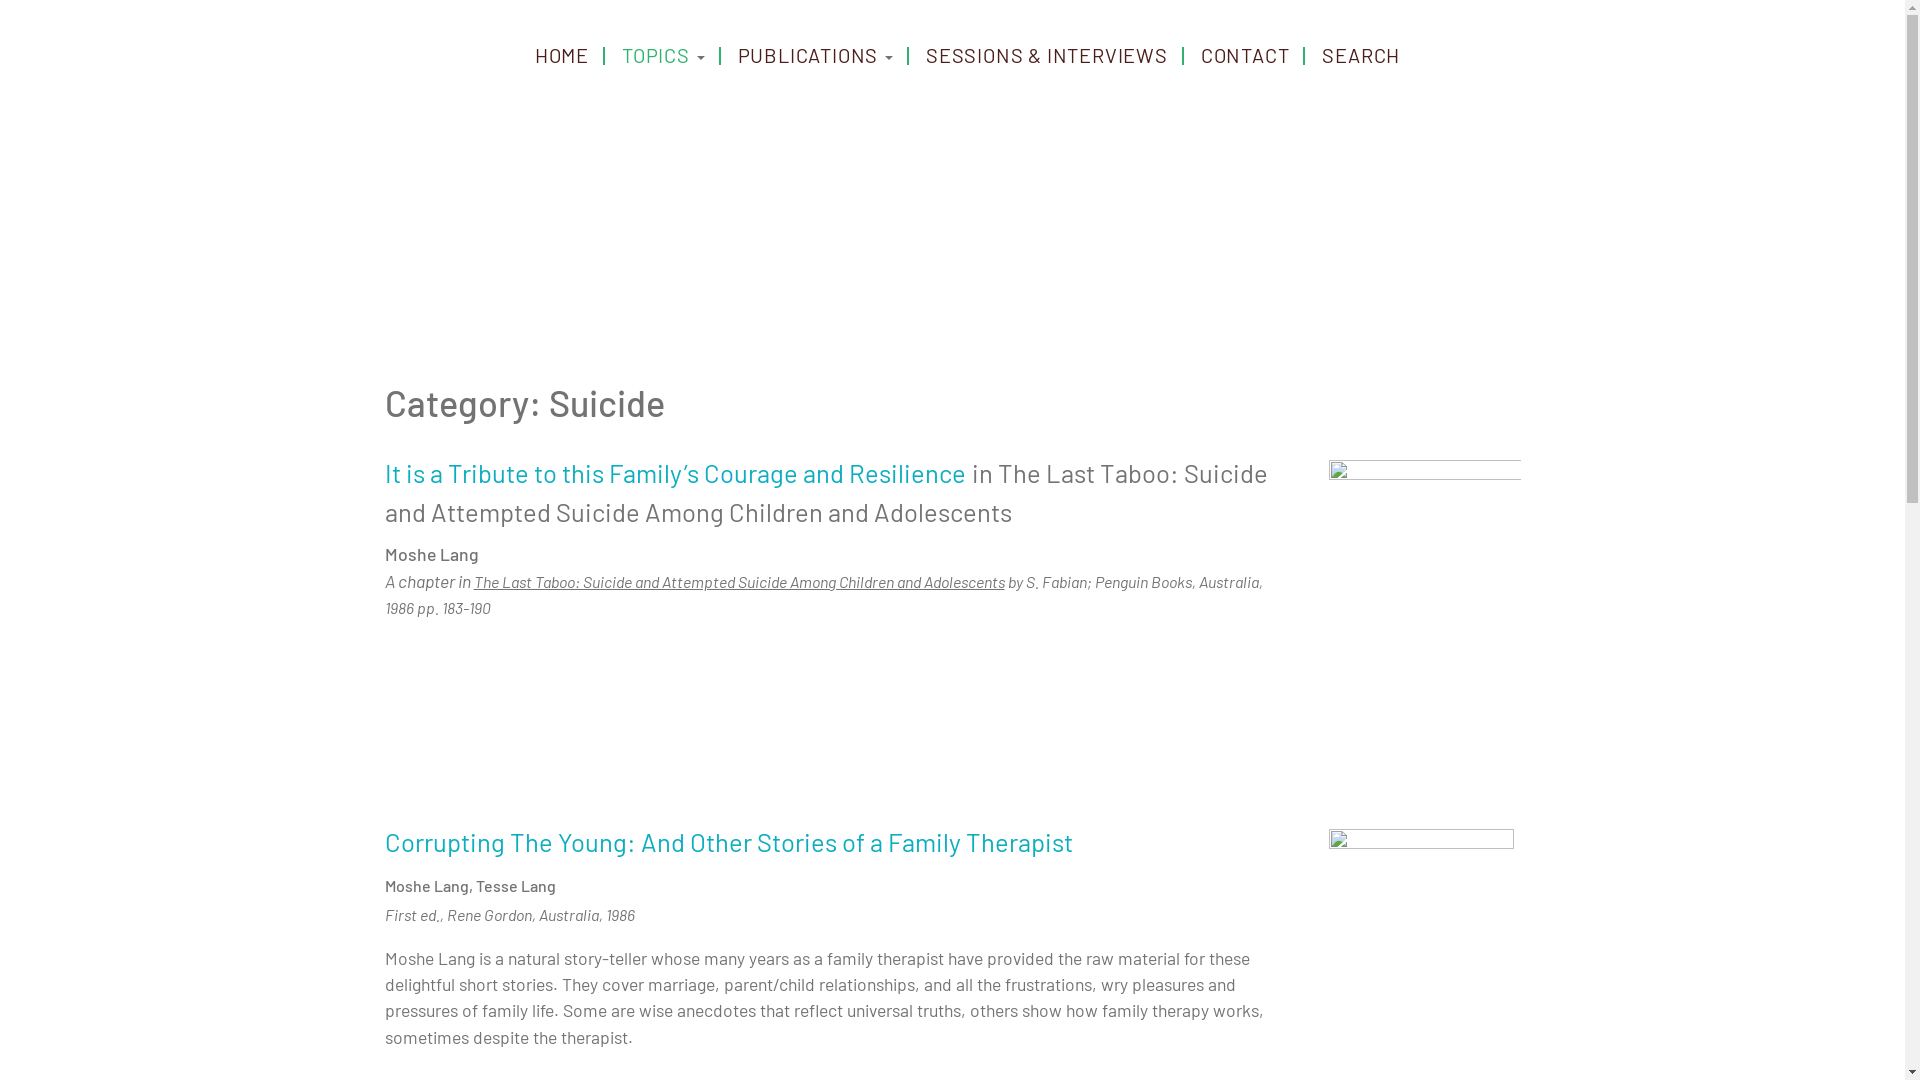 The width and height of the screenshot is (1920, 1080). Describe the element at coordinates (560, 53) in the screenshot. I see `'HOME'` at that location.